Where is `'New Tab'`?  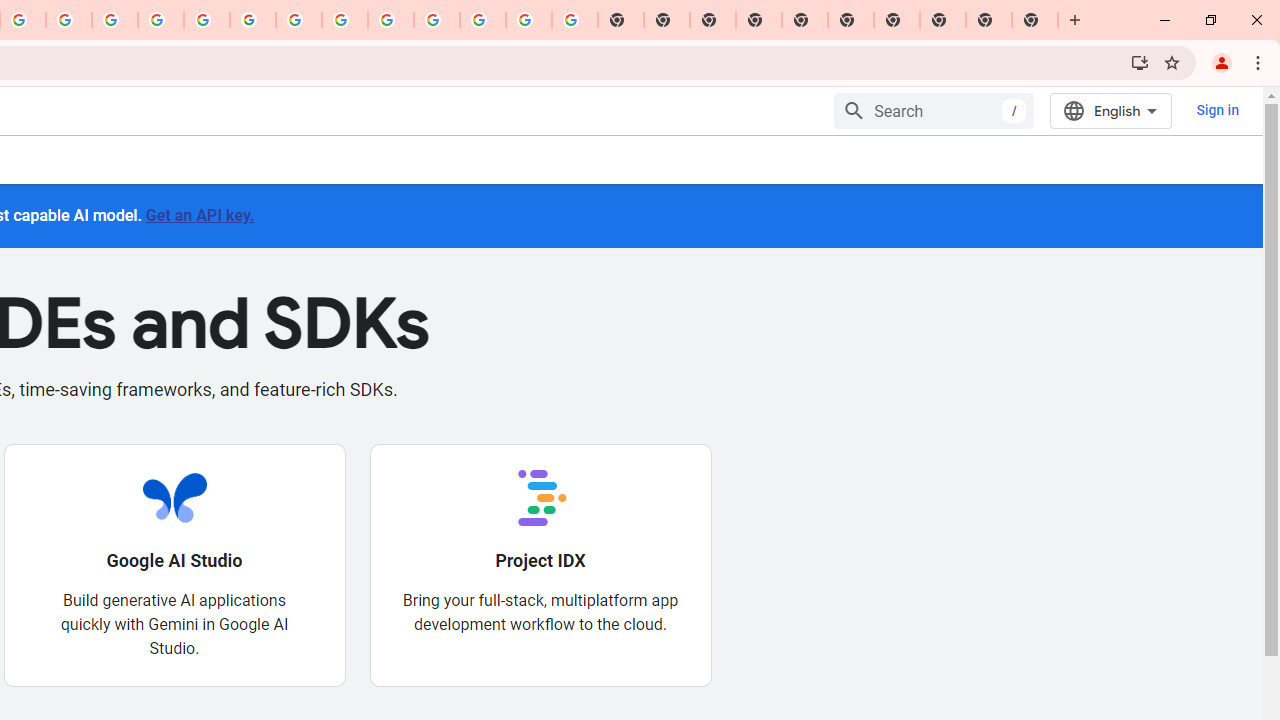
'New Tab' is located at coordinates (1035, 20).